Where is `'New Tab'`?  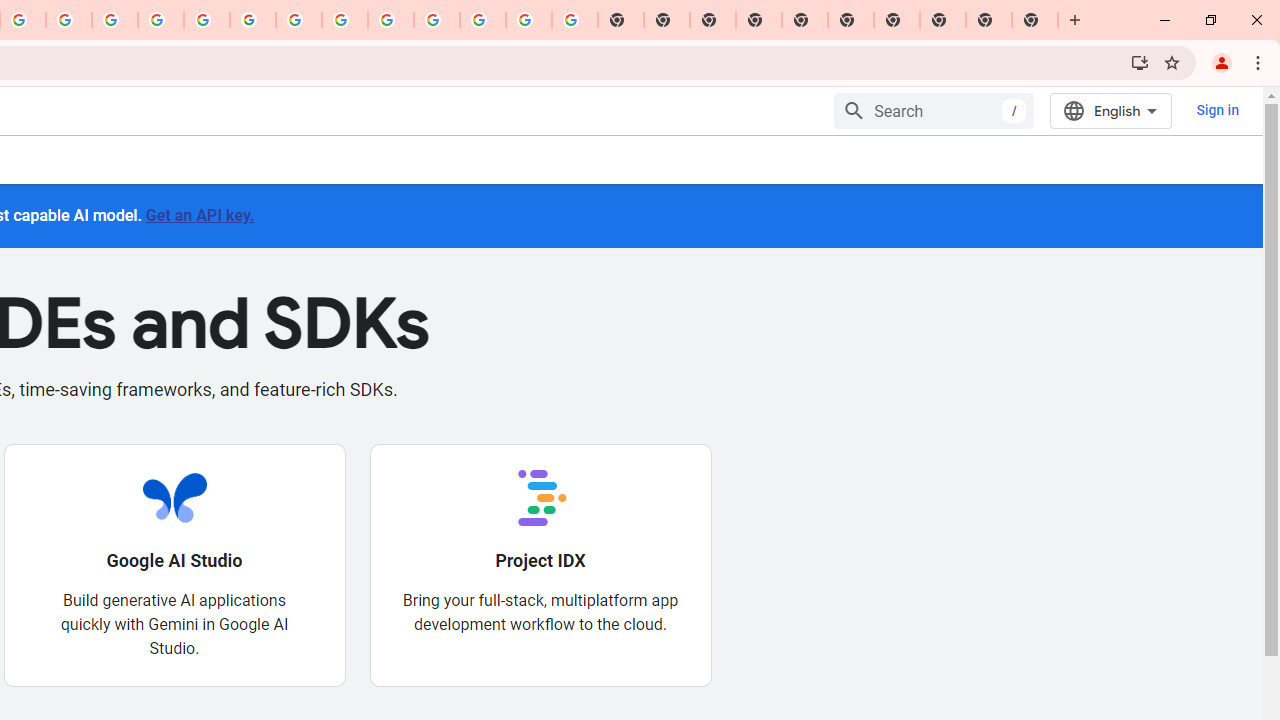
'New Tab' is located at coordinates (1035, 20).